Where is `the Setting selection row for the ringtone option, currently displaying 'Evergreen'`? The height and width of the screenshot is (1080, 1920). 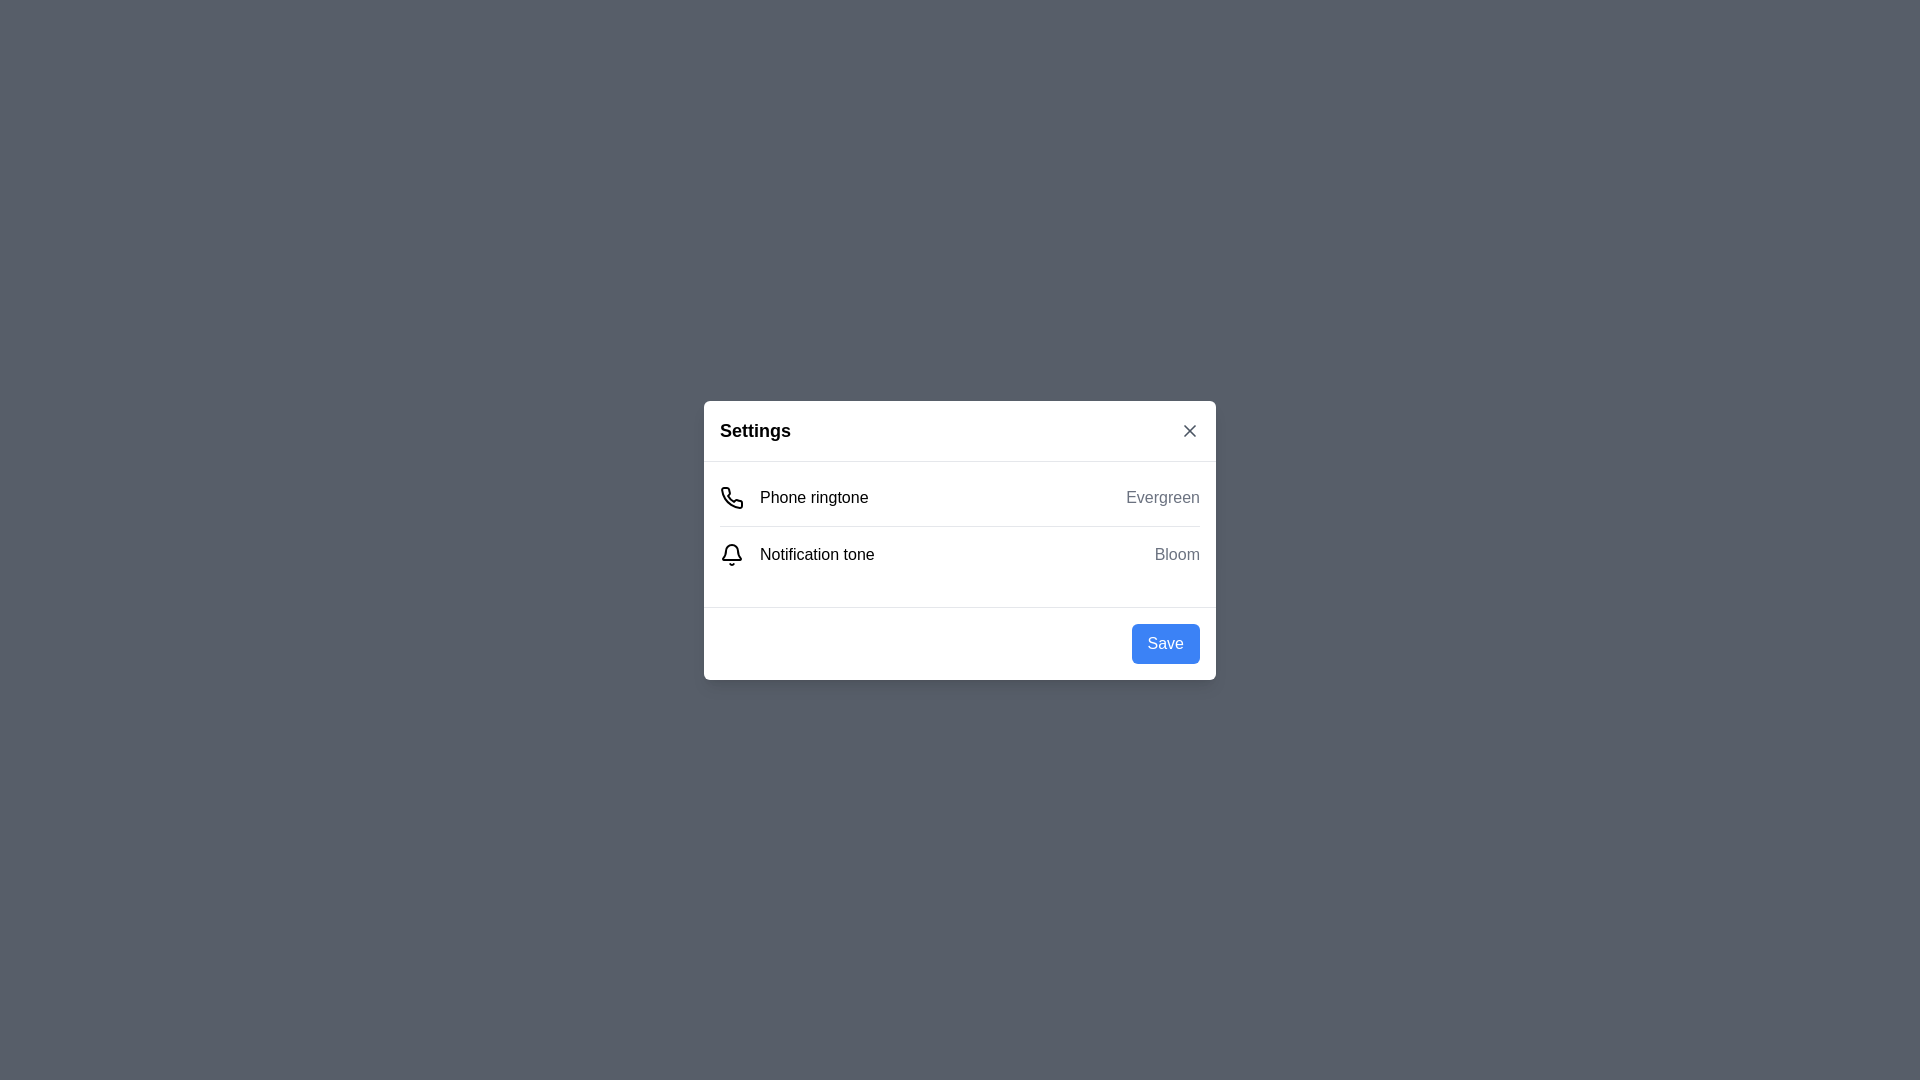 the Setting selection row for the ringtone option, currently displaying 'Evergreen' is located at coordinates (960, 496).